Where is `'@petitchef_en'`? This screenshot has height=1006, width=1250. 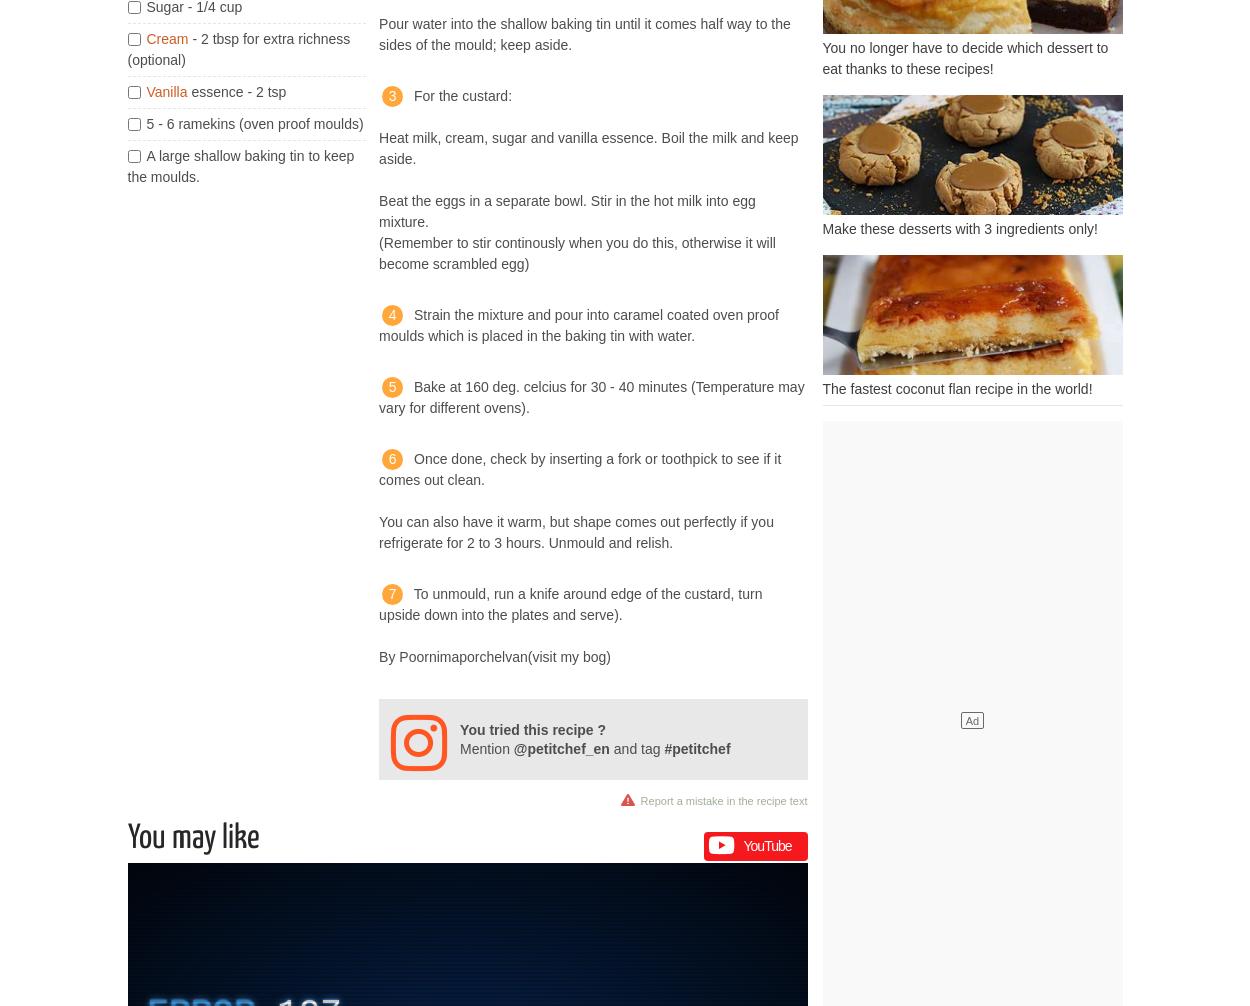 '@petitchef_en' is located at coordinates (561, 748).